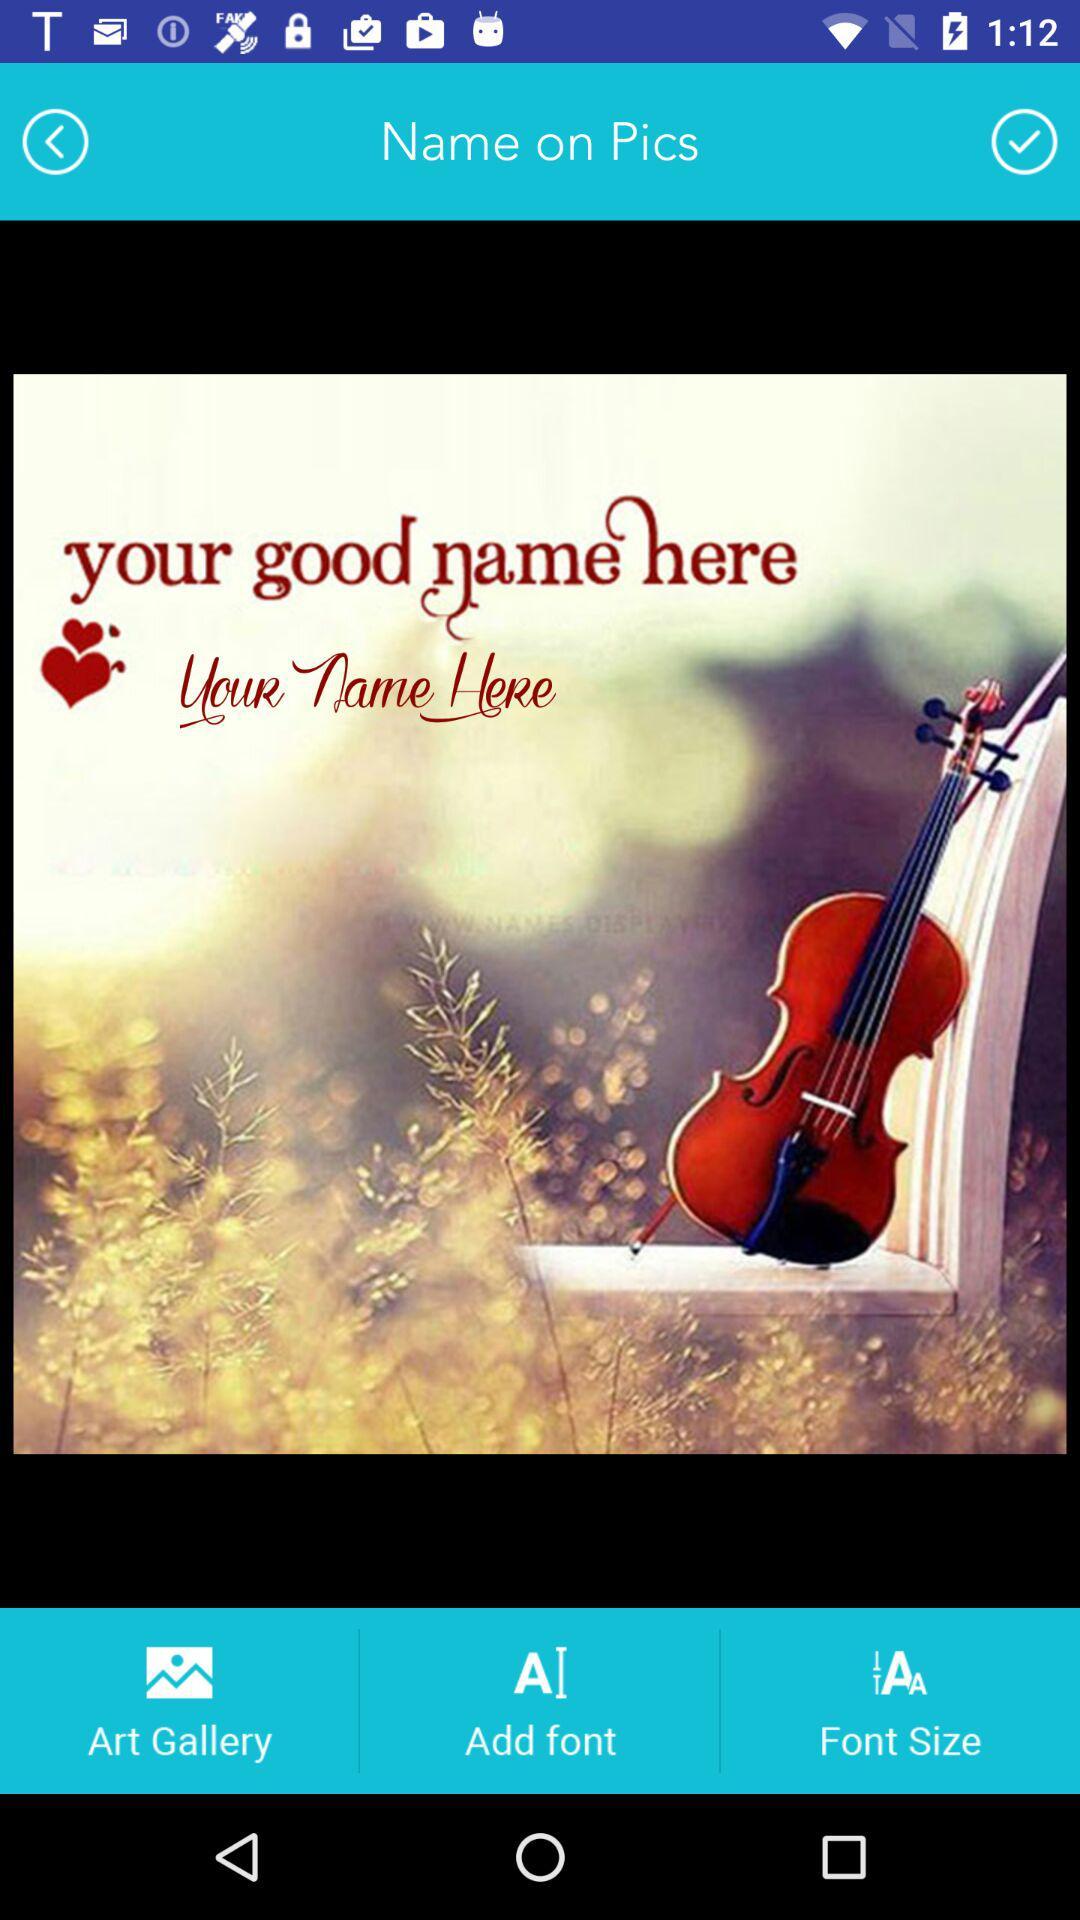 The height and width of the screenshot is (1920, 1080). Describe the element at coordinates (538, 1699) in the screenshot. I see `font` at that location.